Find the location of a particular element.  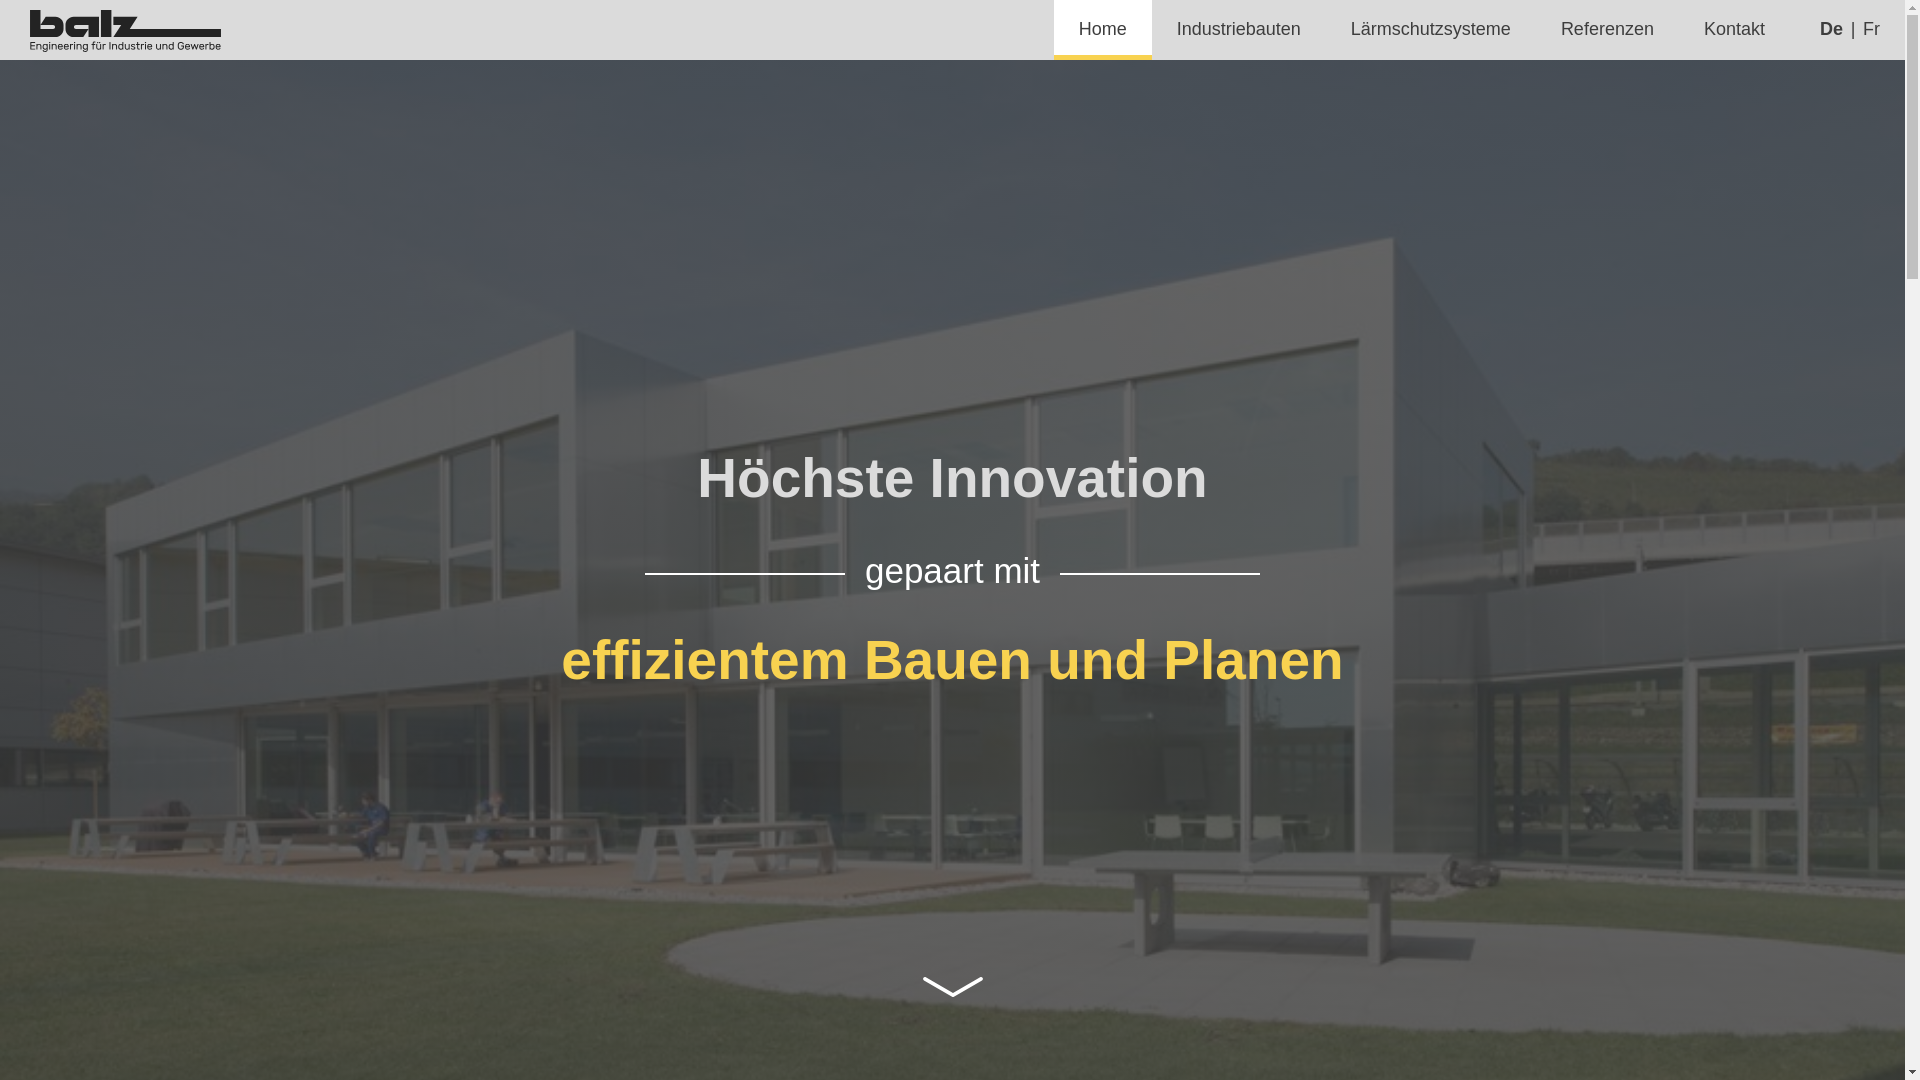

'De' is located at coordinates (1831, 30).